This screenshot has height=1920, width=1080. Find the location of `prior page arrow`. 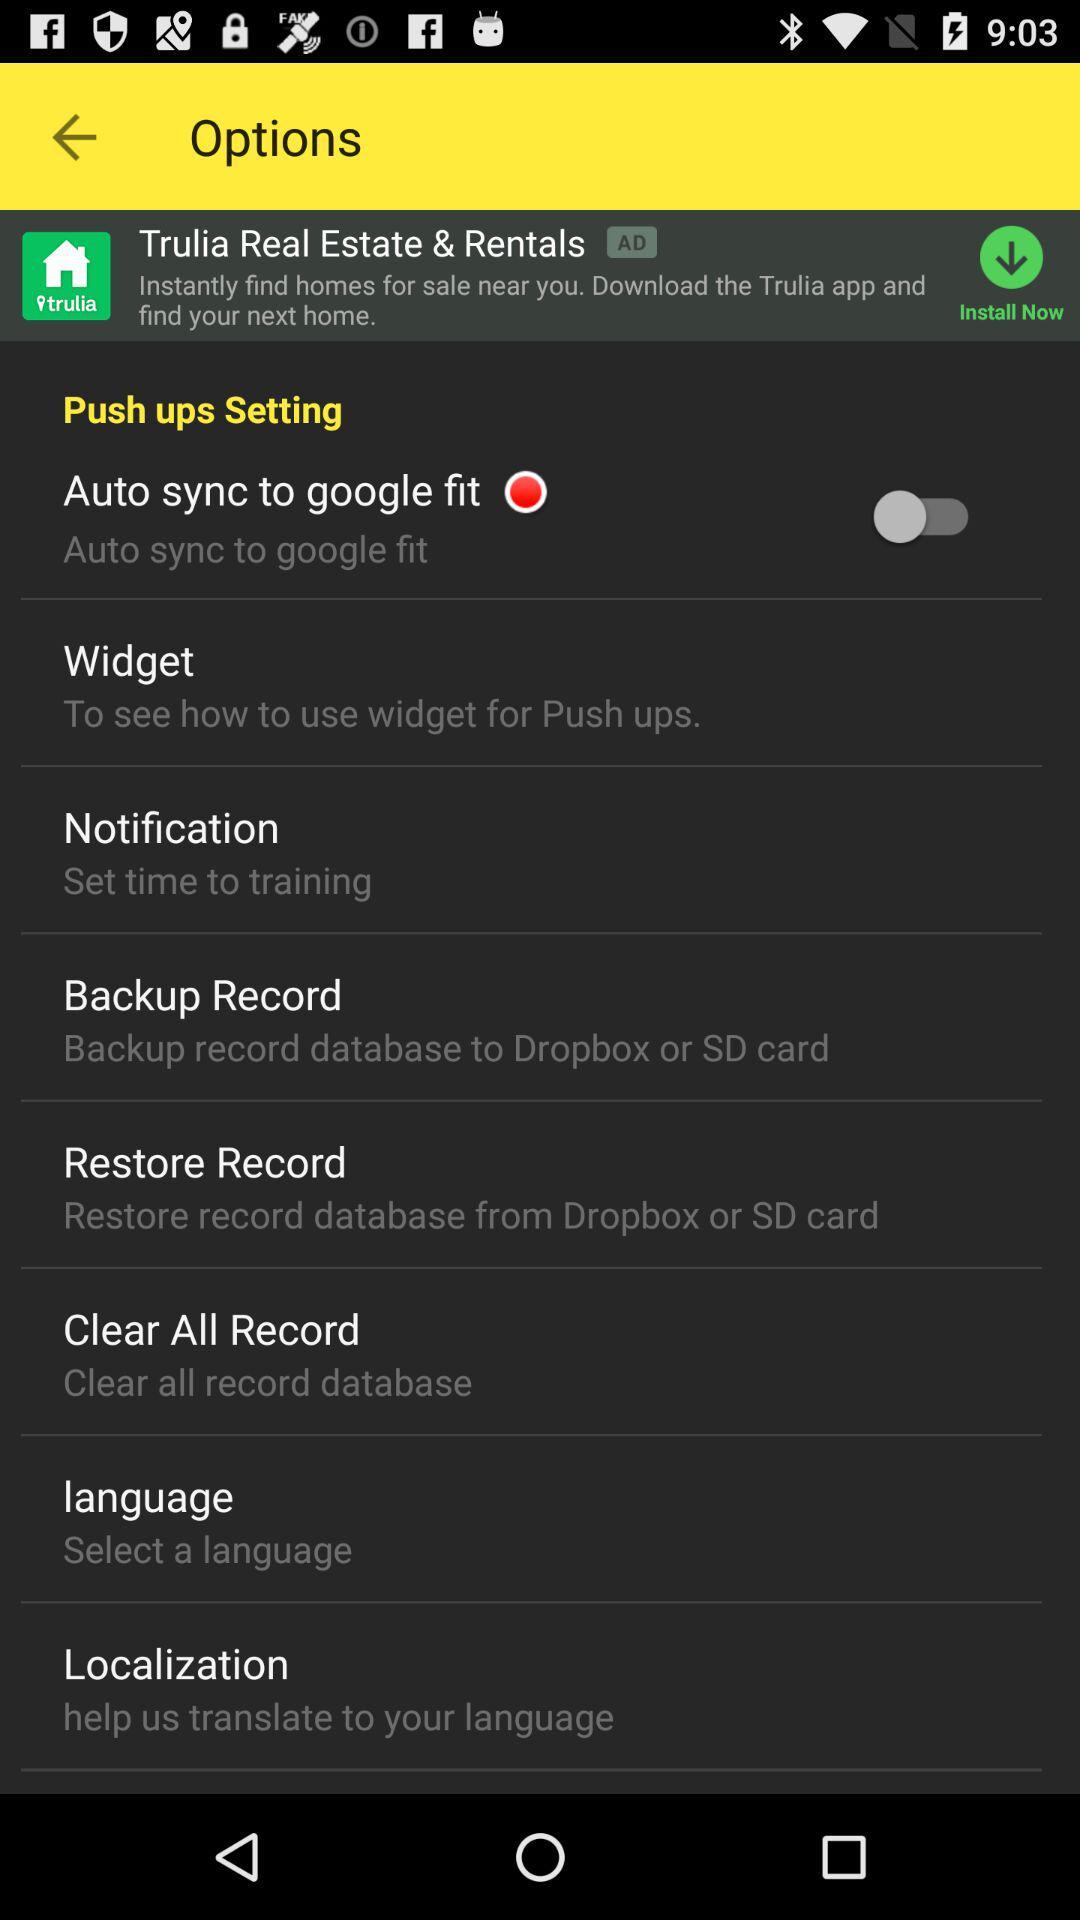

prior page arrow is located at coordinates (72, 135).